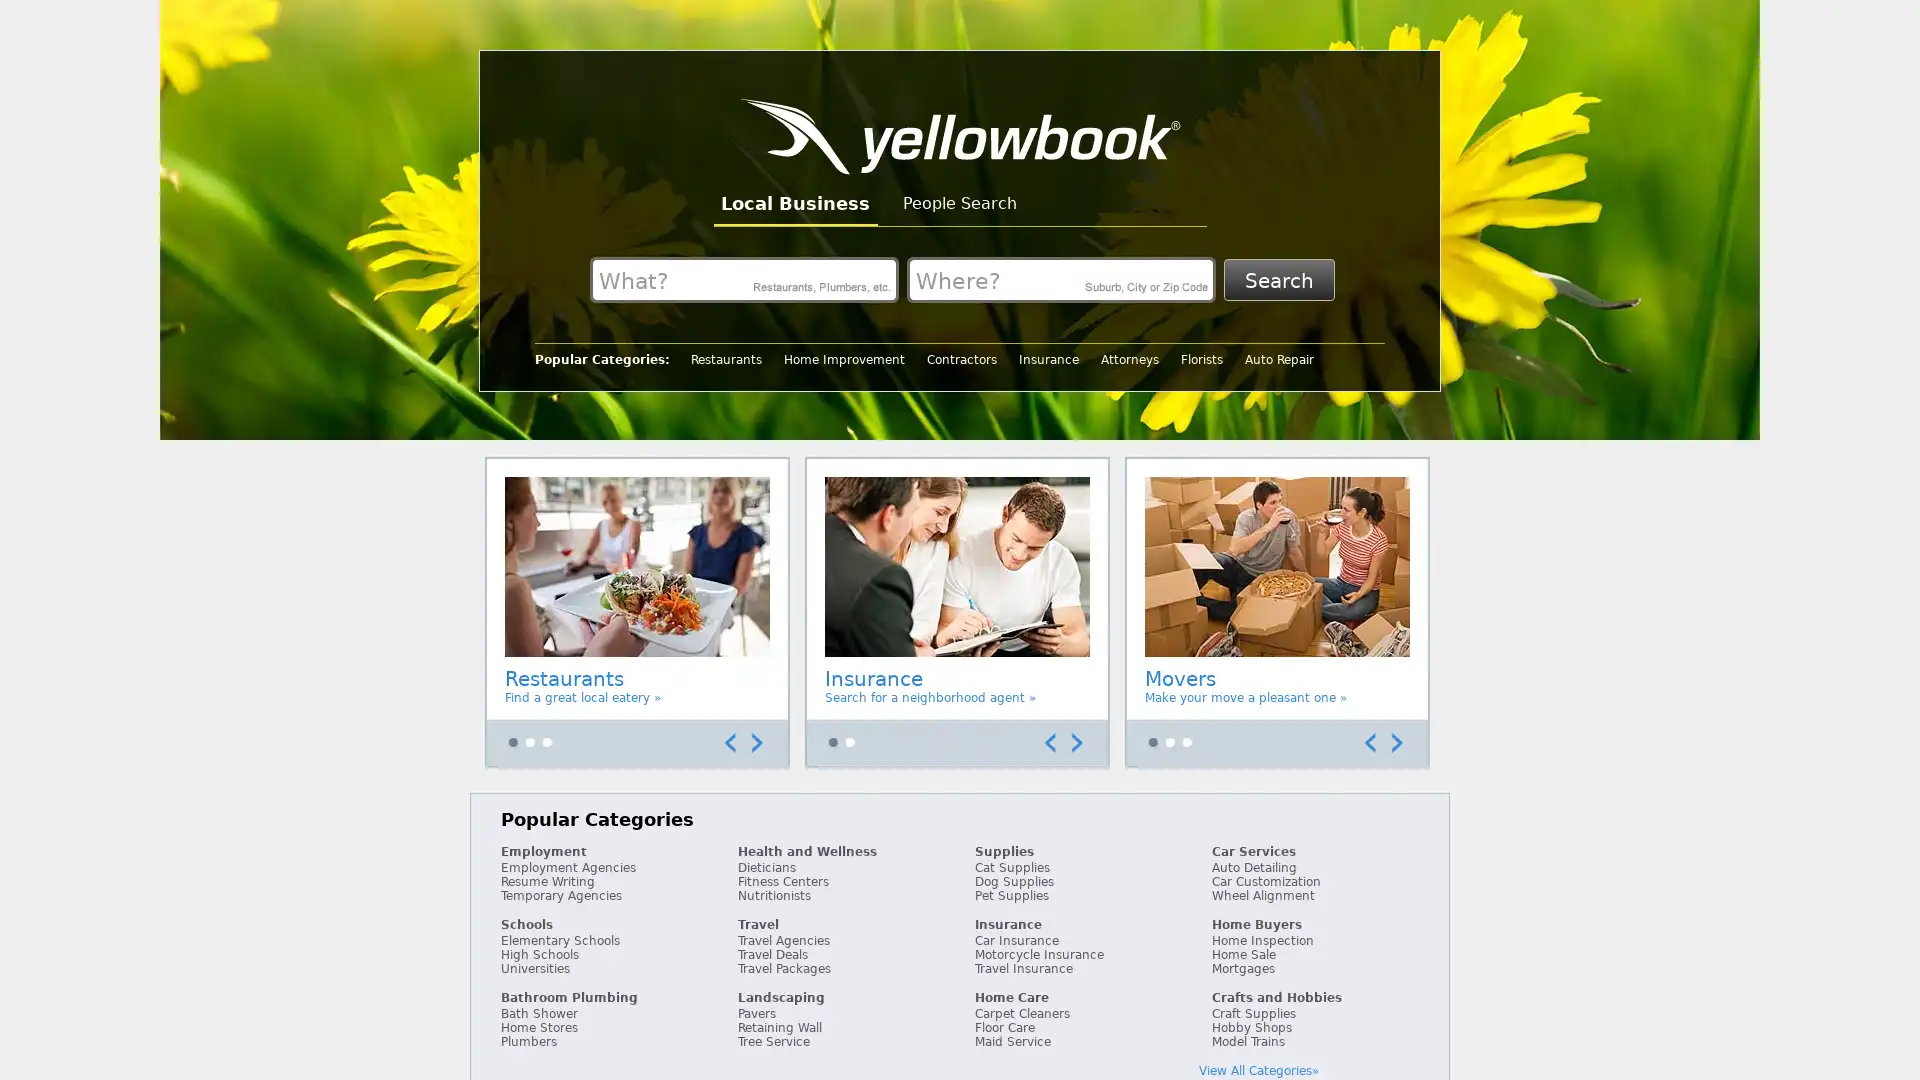 The height and width of the screenshot is (1080, 1920). I want to click on Accessible Carousel, so click(807, 459).